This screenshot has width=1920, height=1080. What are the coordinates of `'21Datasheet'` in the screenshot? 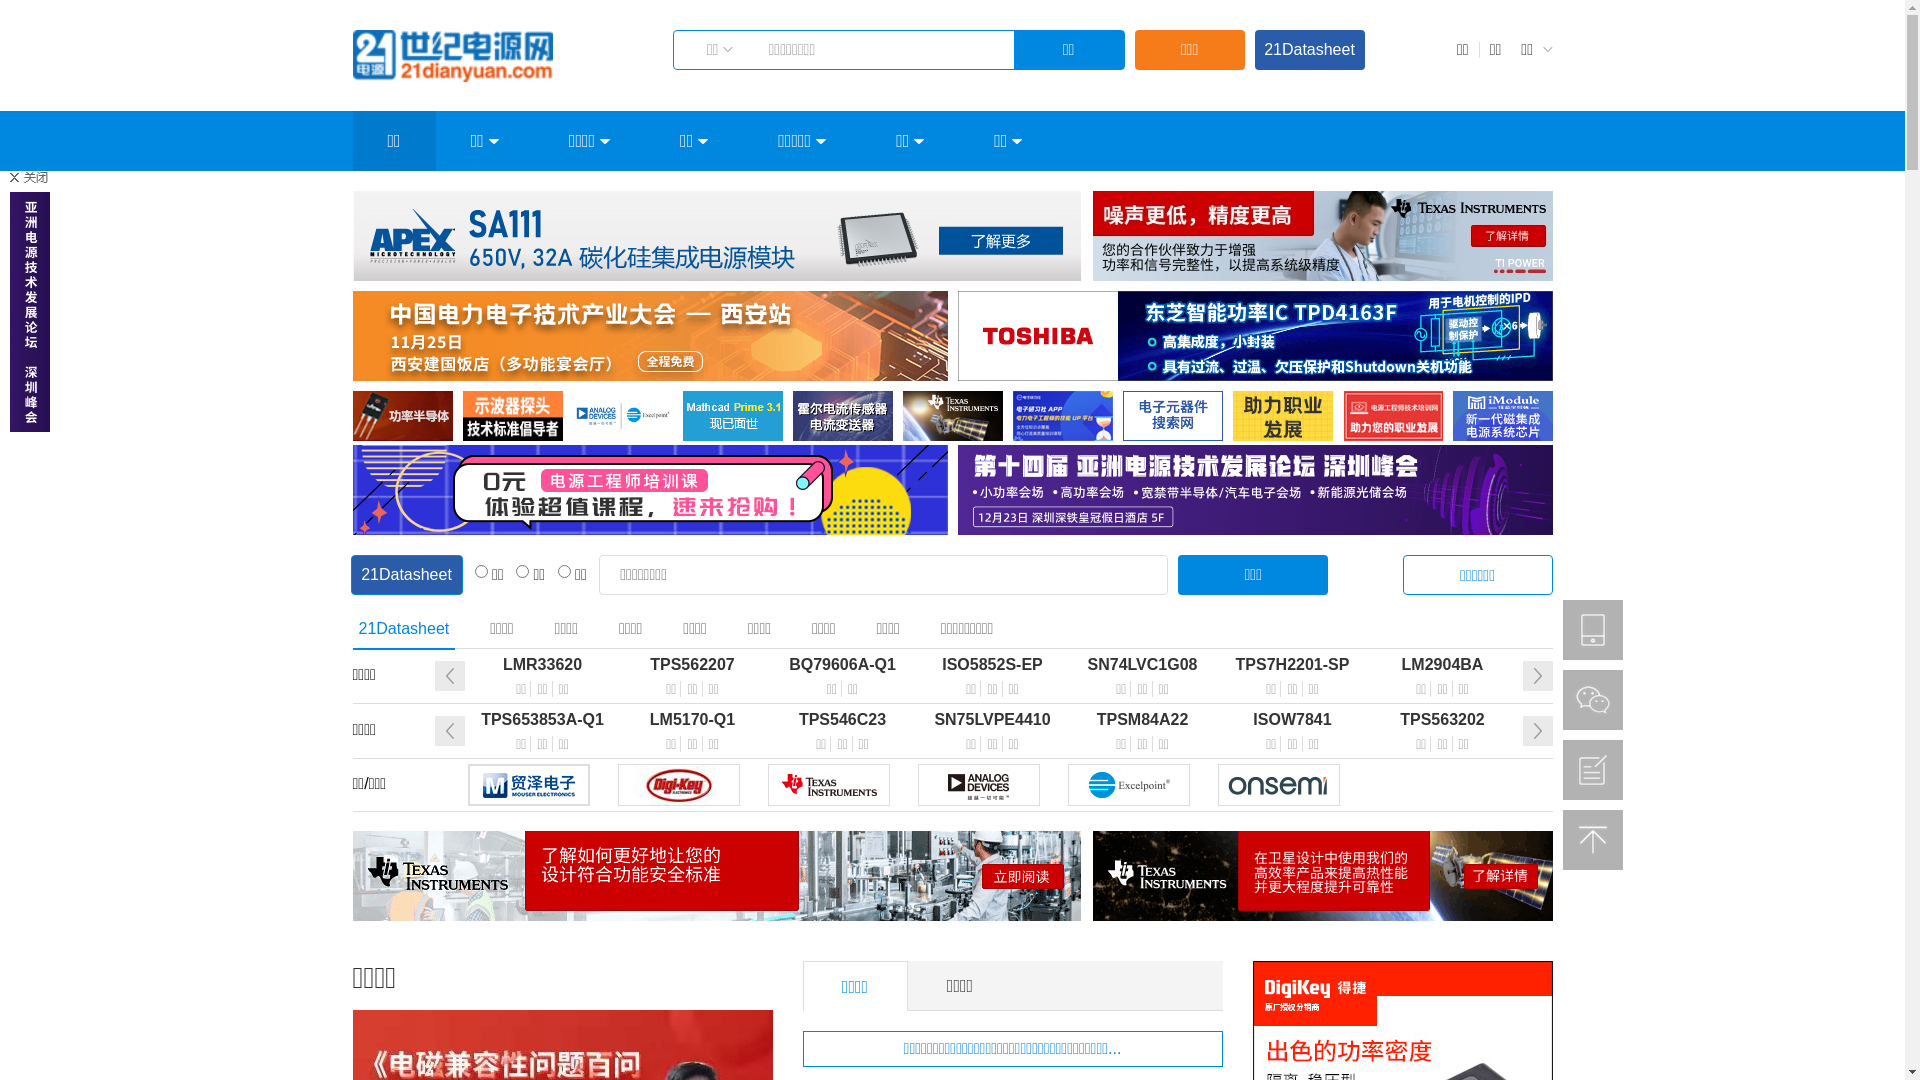 It's located at (1309, 49).